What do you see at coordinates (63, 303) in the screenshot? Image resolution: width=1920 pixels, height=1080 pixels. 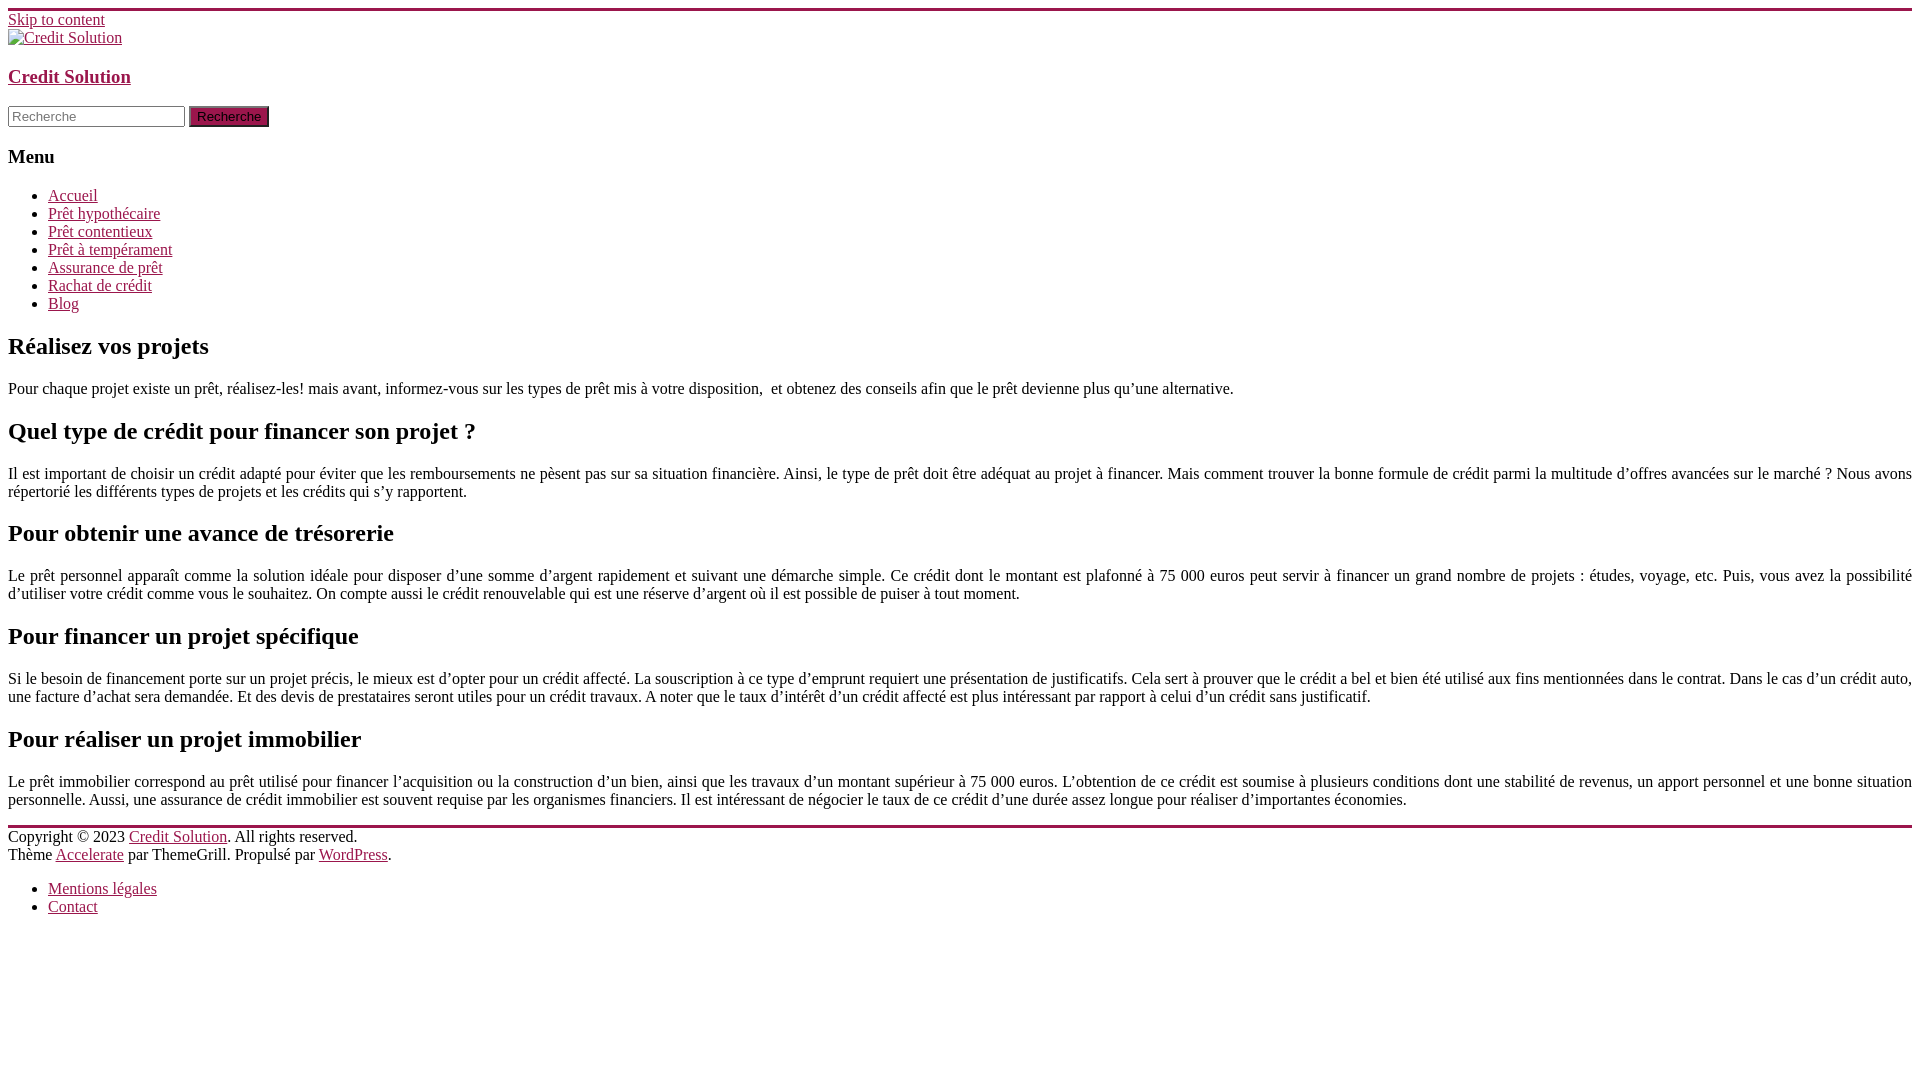 I see `'Blog'` at bounding box center [63, 303].